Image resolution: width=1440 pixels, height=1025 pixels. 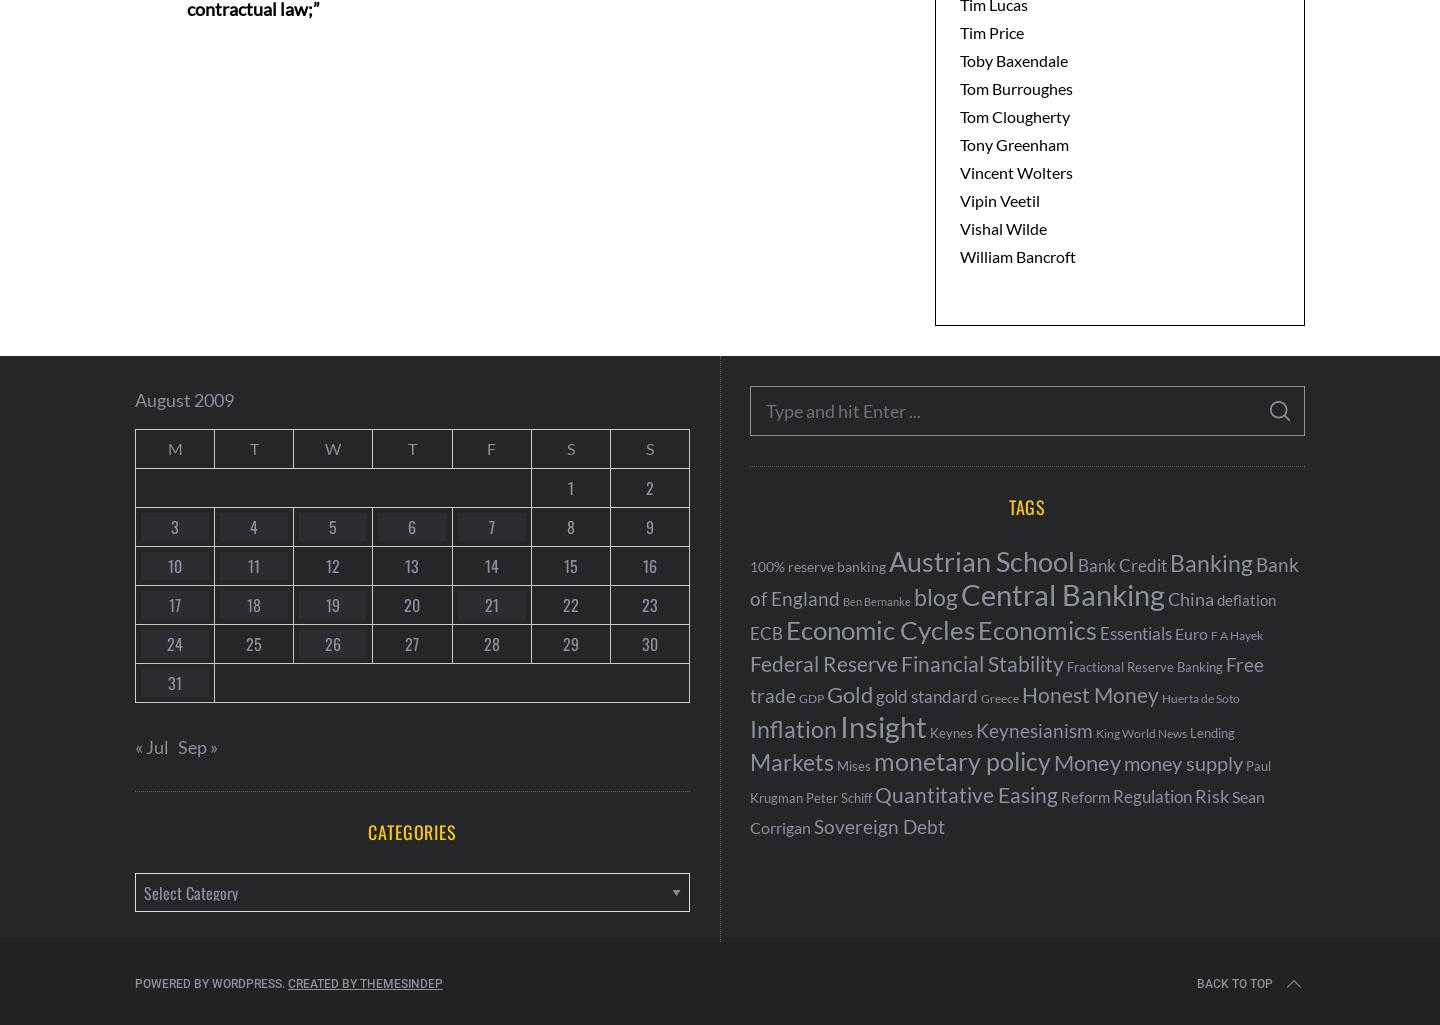 I want to click on '100% reserve banking', so click(x=748, y=566).